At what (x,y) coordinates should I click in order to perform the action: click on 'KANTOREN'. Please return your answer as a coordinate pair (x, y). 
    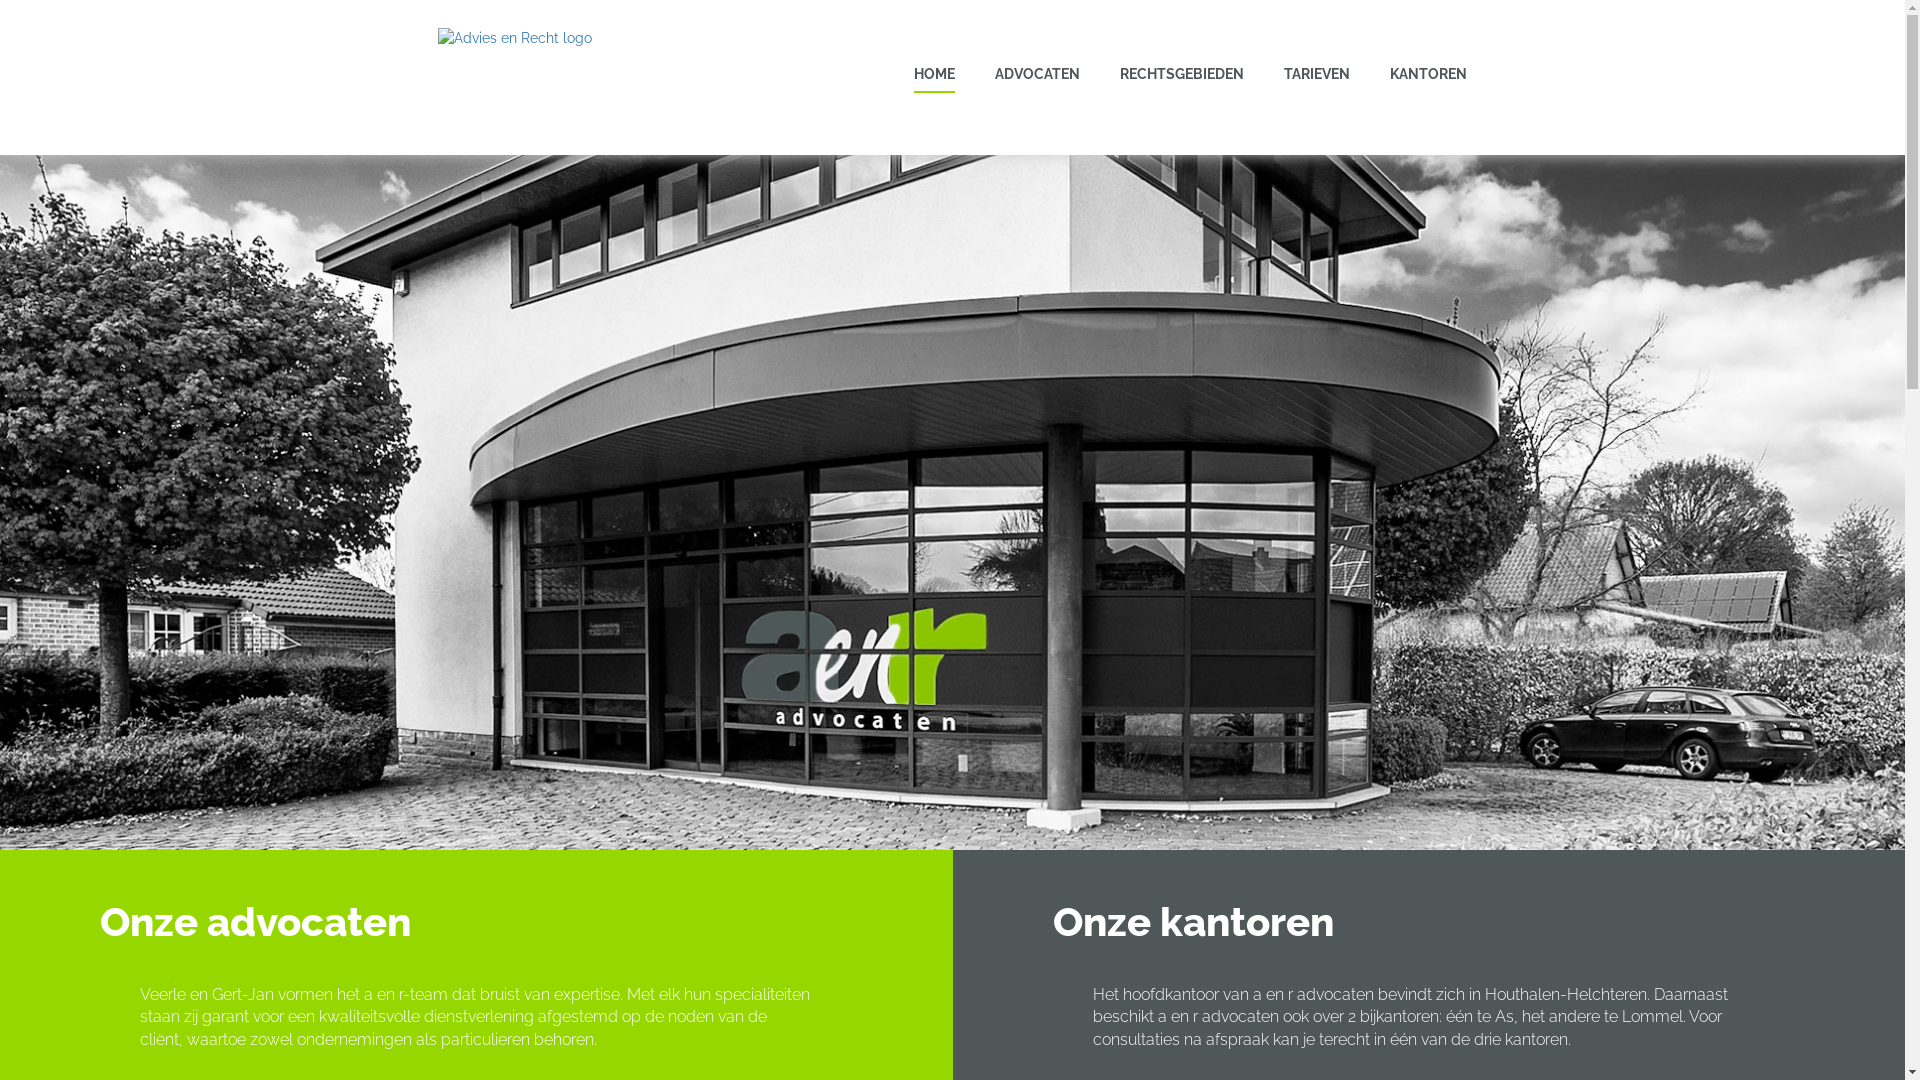
    Looking at the image, I should click on (1427, 72).